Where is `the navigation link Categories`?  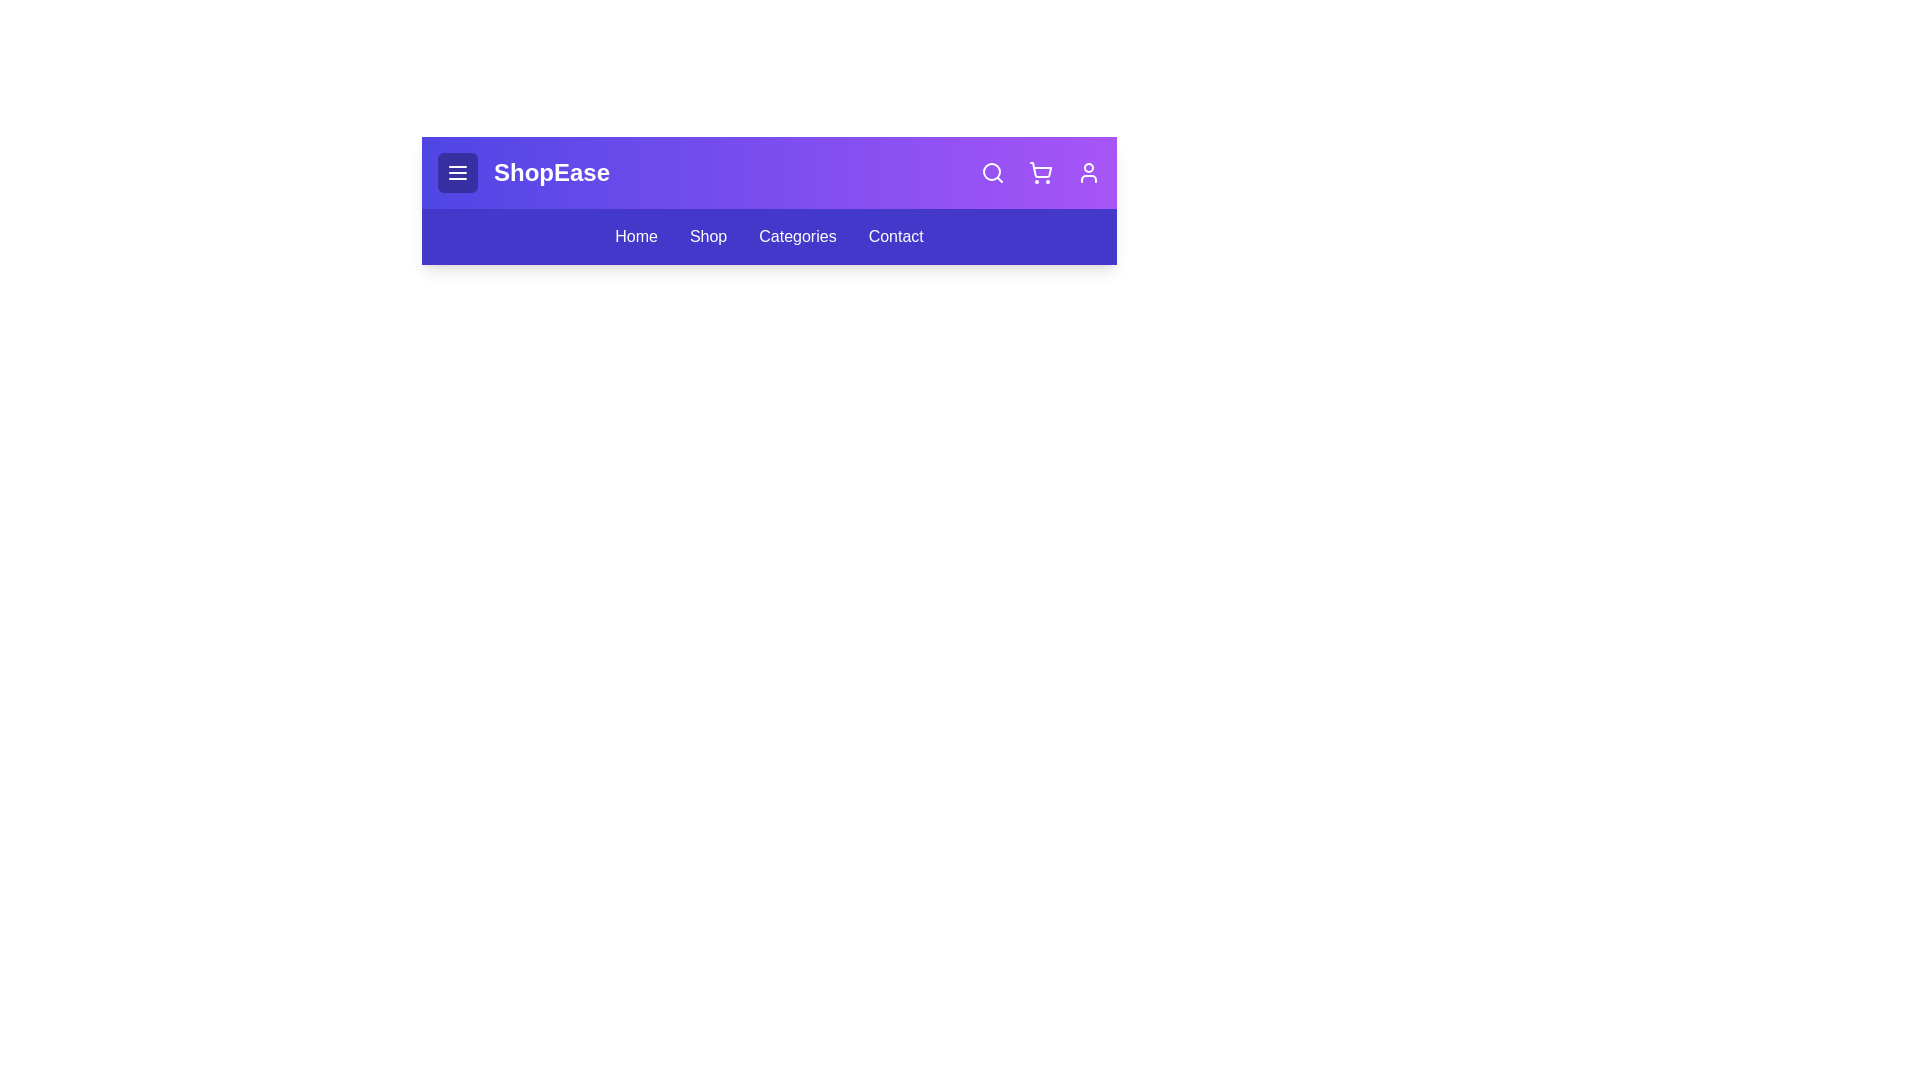 the navigation link Categories is located at coordinates (796, 235).